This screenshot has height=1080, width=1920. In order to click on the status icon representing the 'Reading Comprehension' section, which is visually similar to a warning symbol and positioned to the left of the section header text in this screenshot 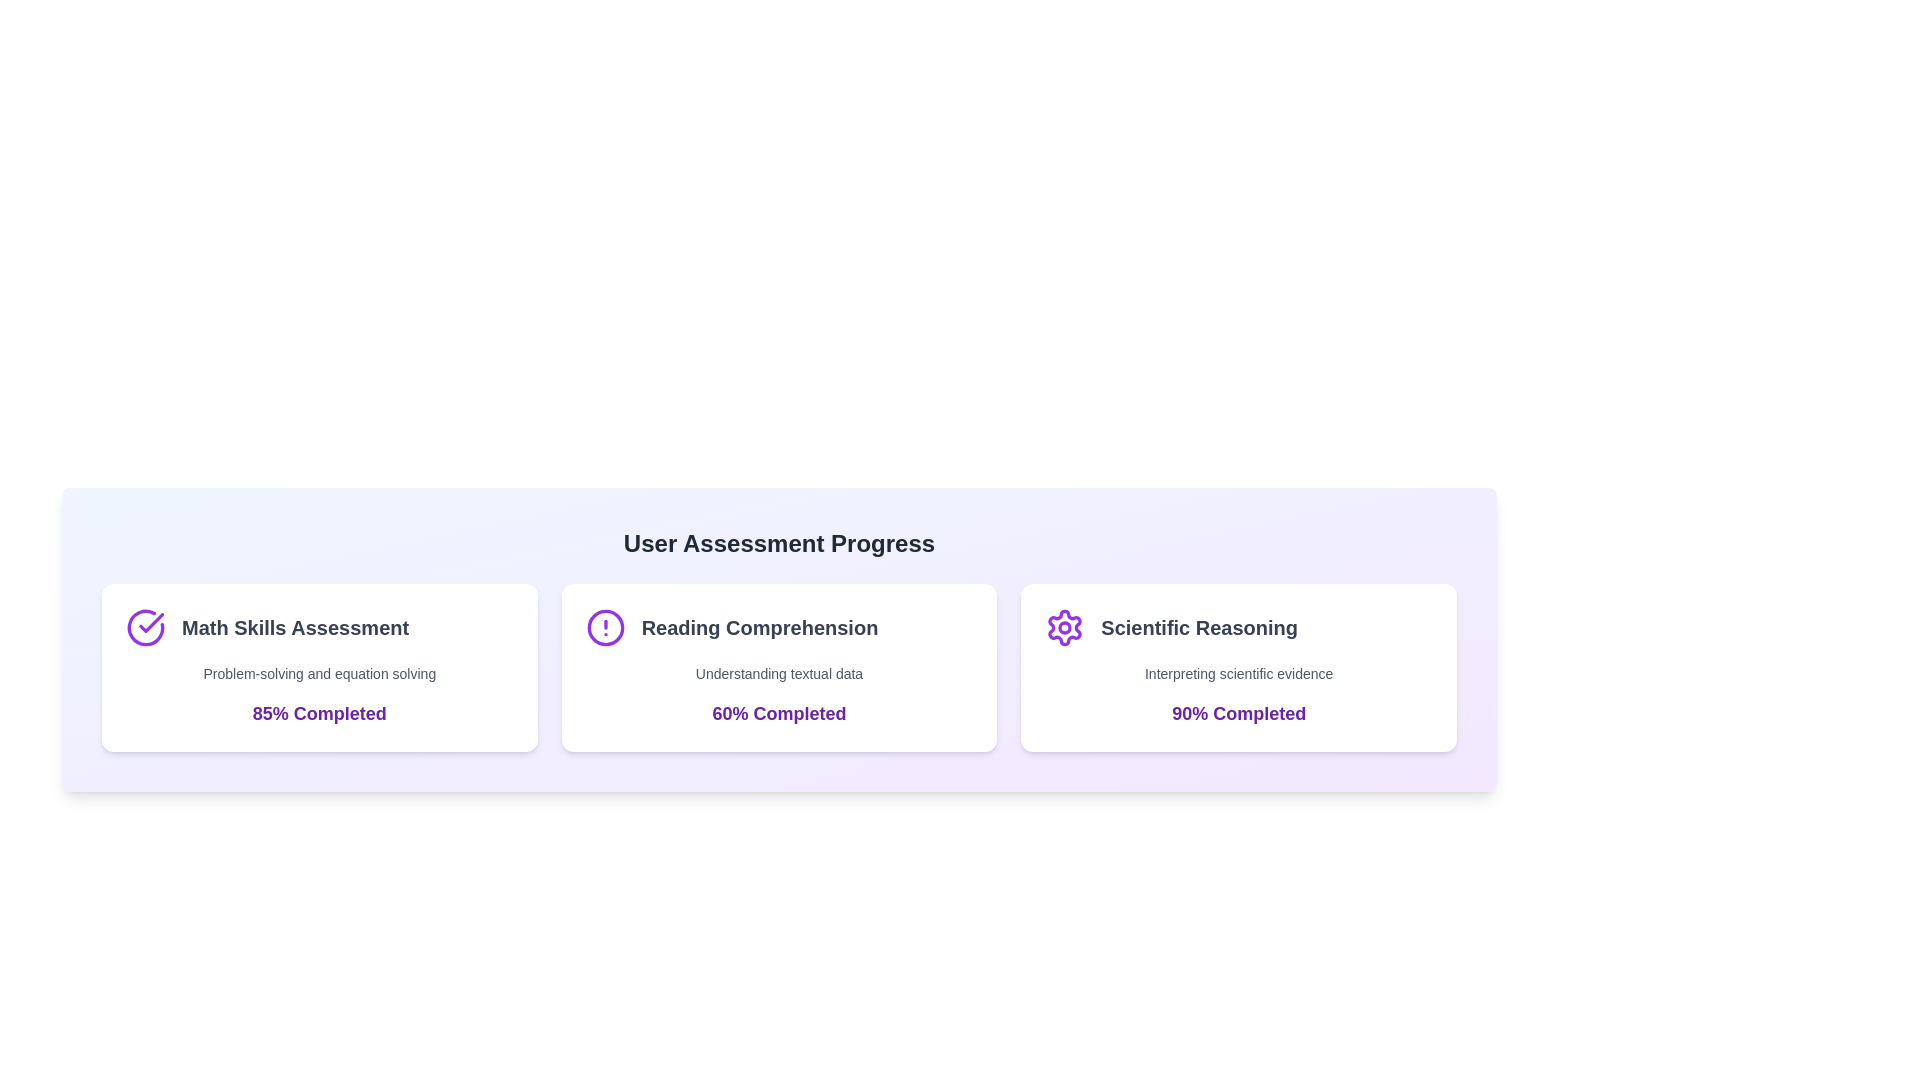, I will do `click(604, 627)`.